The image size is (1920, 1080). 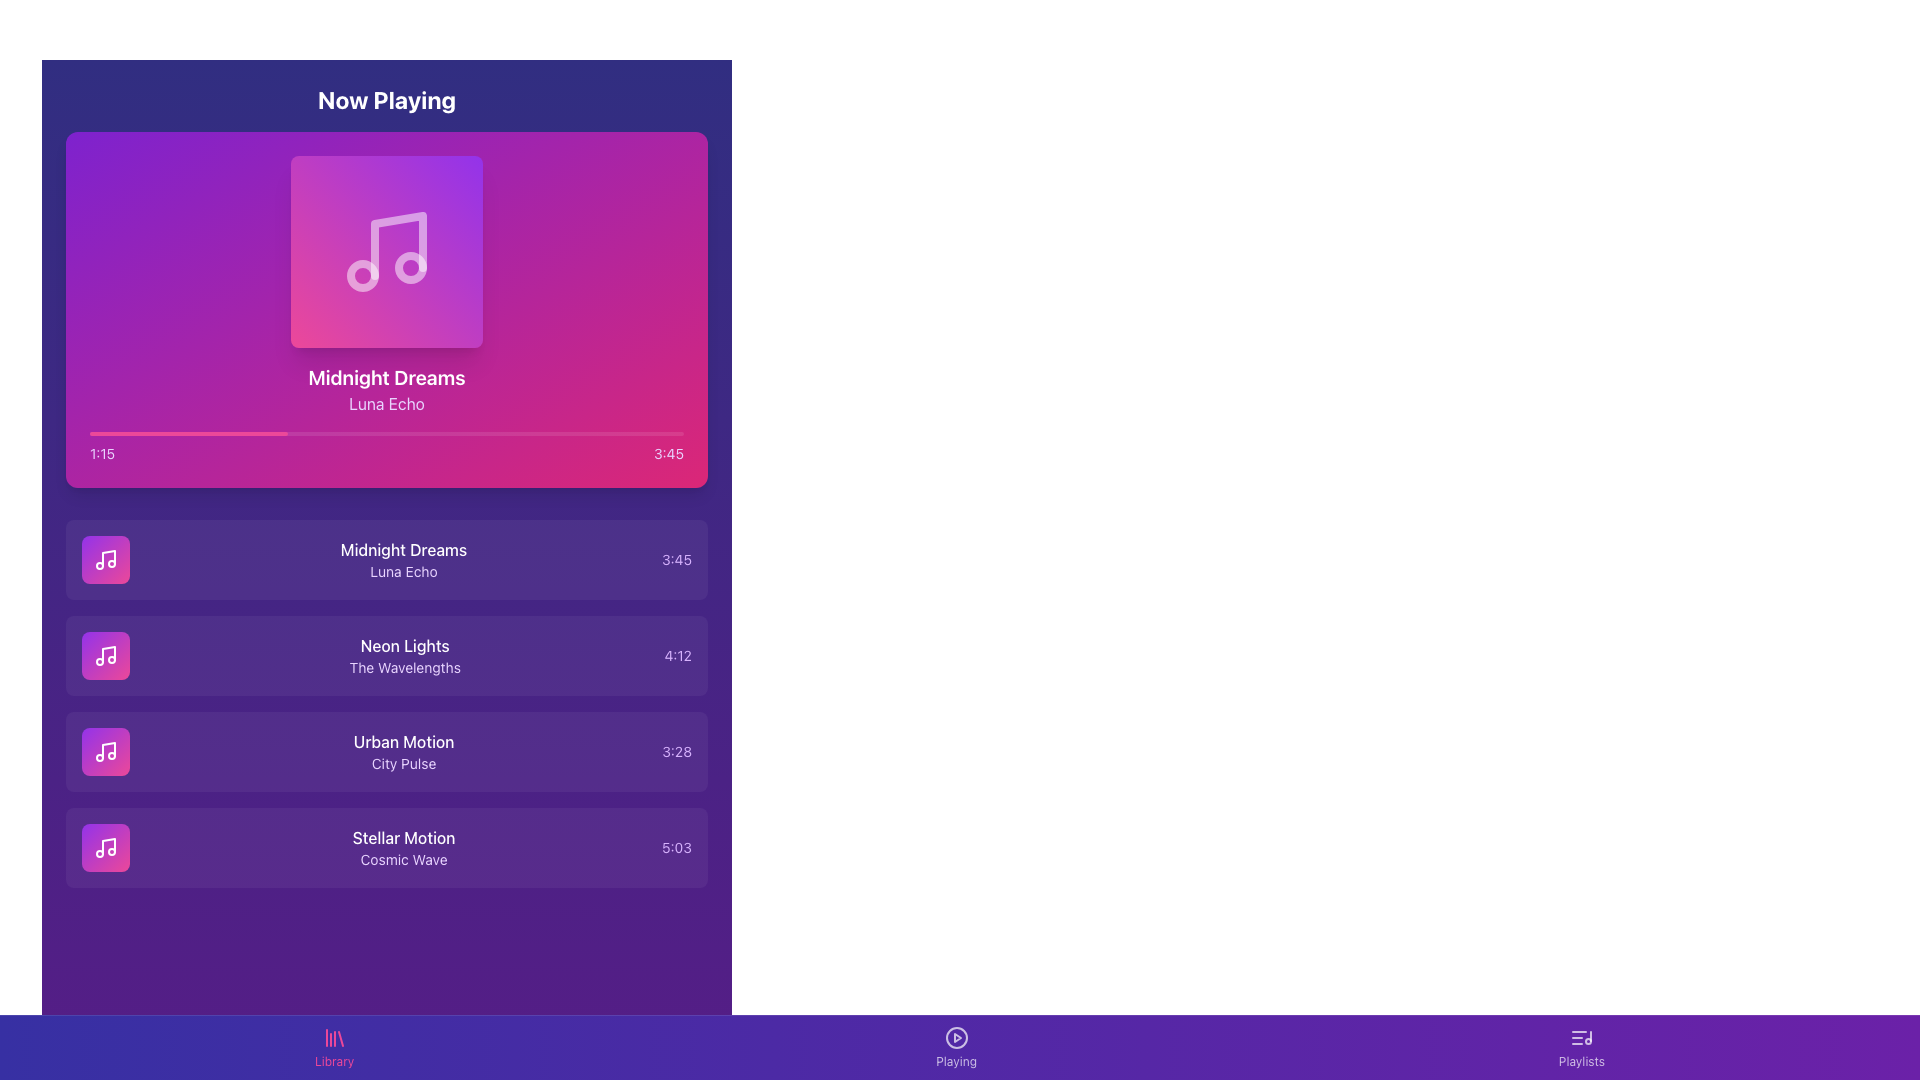 I want to click on the text display element that shows the subtitle or associated information for the media item 'Midnight Dreams', positioned directly beneath the title in the second item of the visible list, so click(x=402, y=571).